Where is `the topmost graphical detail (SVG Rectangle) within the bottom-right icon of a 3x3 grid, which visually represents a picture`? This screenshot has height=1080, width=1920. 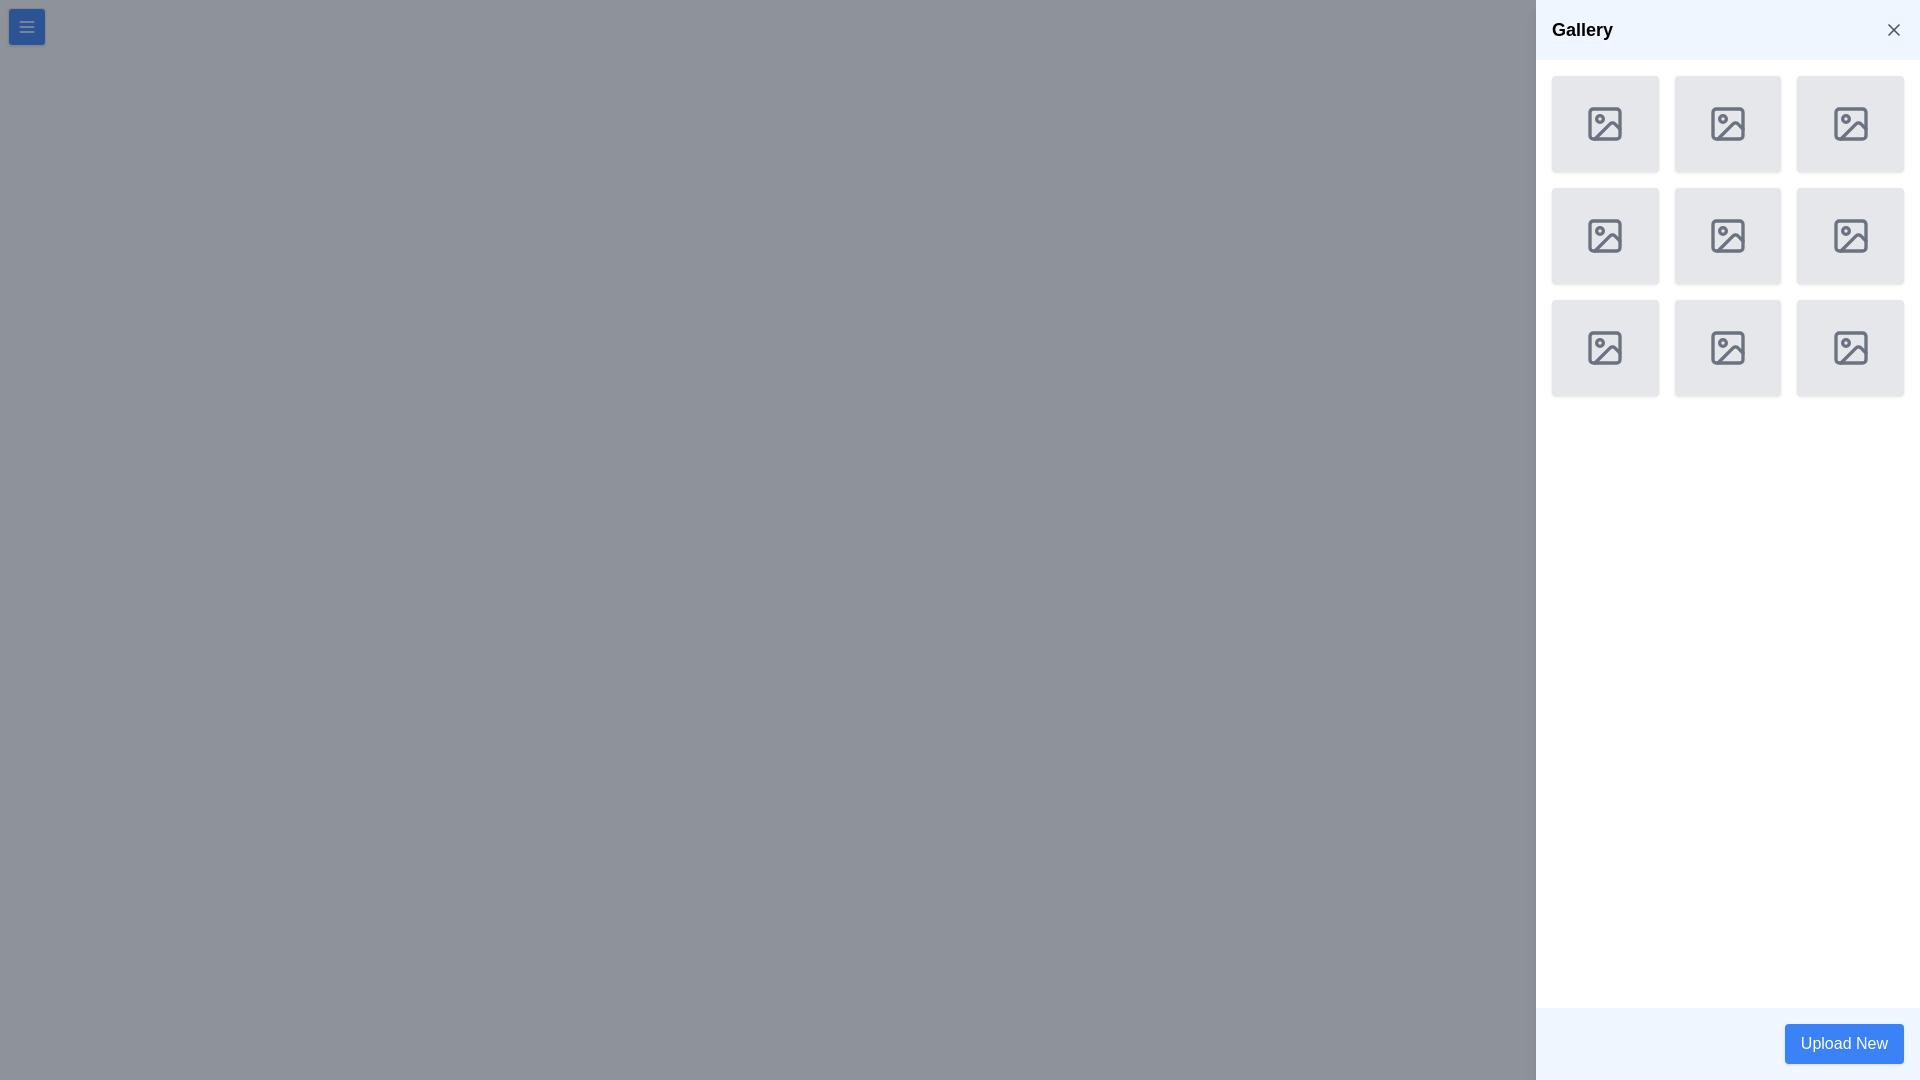 the topmost graphical detail (SVG Rectangle) within the bottom-right icon of a 3x3 grid, which visually represents a picture is located at coordinates (1849, 346).